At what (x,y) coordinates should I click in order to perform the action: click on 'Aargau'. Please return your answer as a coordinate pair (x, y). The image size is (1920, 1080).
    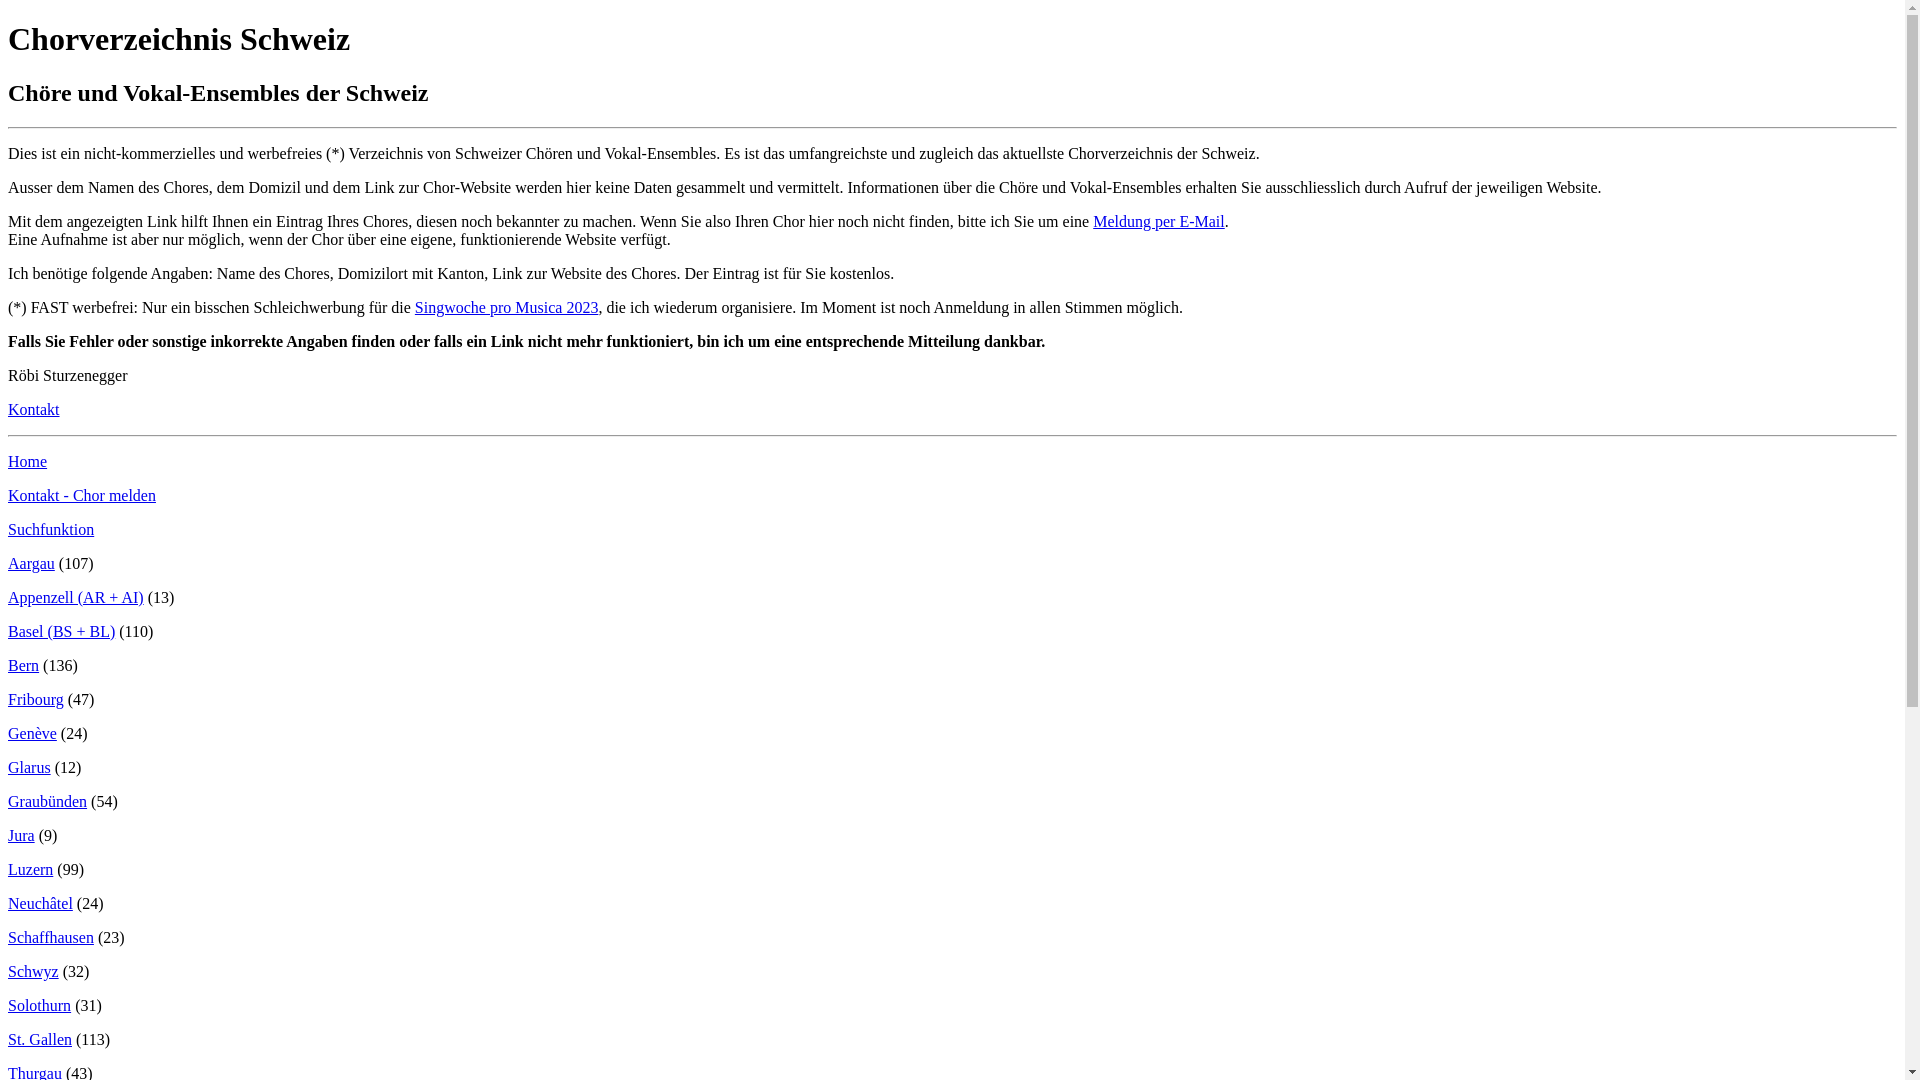
    Looking at the image, I should click on (31, 563).